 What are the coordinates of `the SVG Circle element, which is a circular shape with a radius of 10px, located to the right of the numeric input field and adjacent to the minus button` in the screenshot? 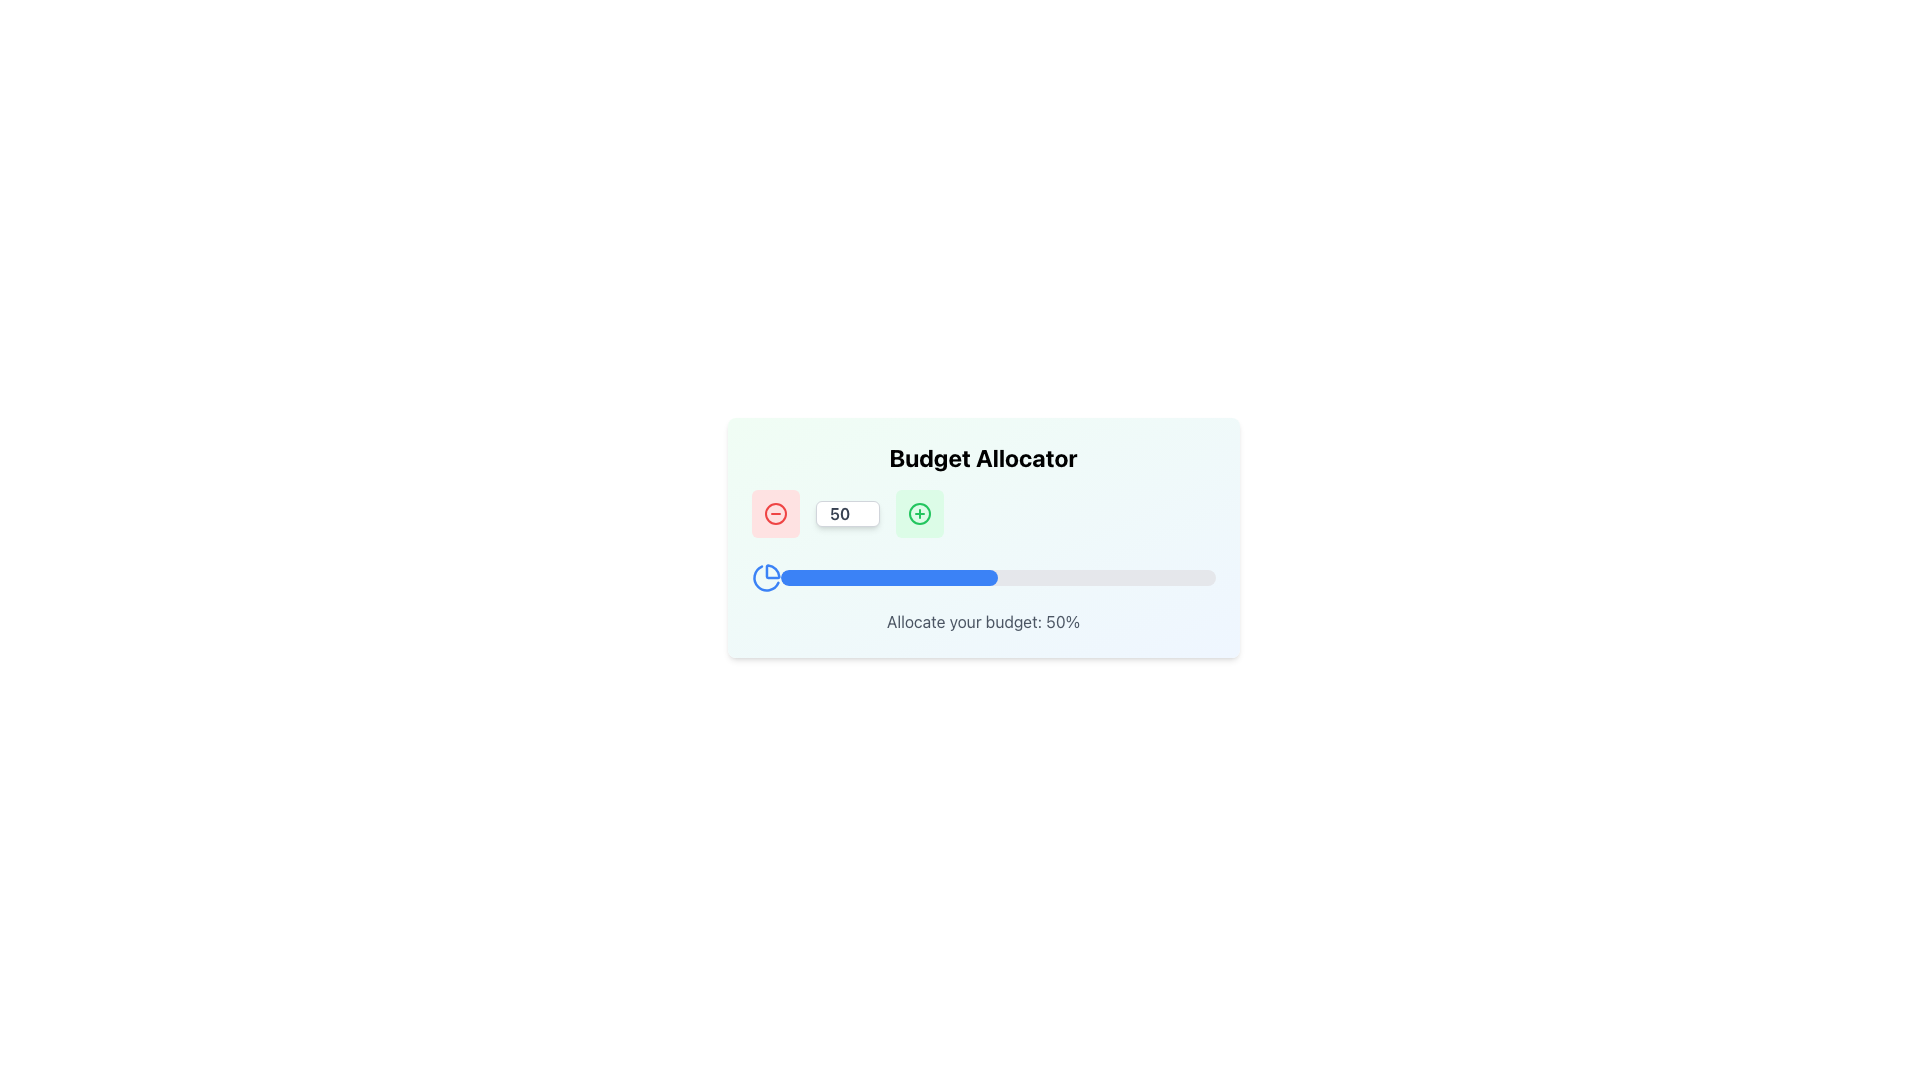 It's located at (918, 512).